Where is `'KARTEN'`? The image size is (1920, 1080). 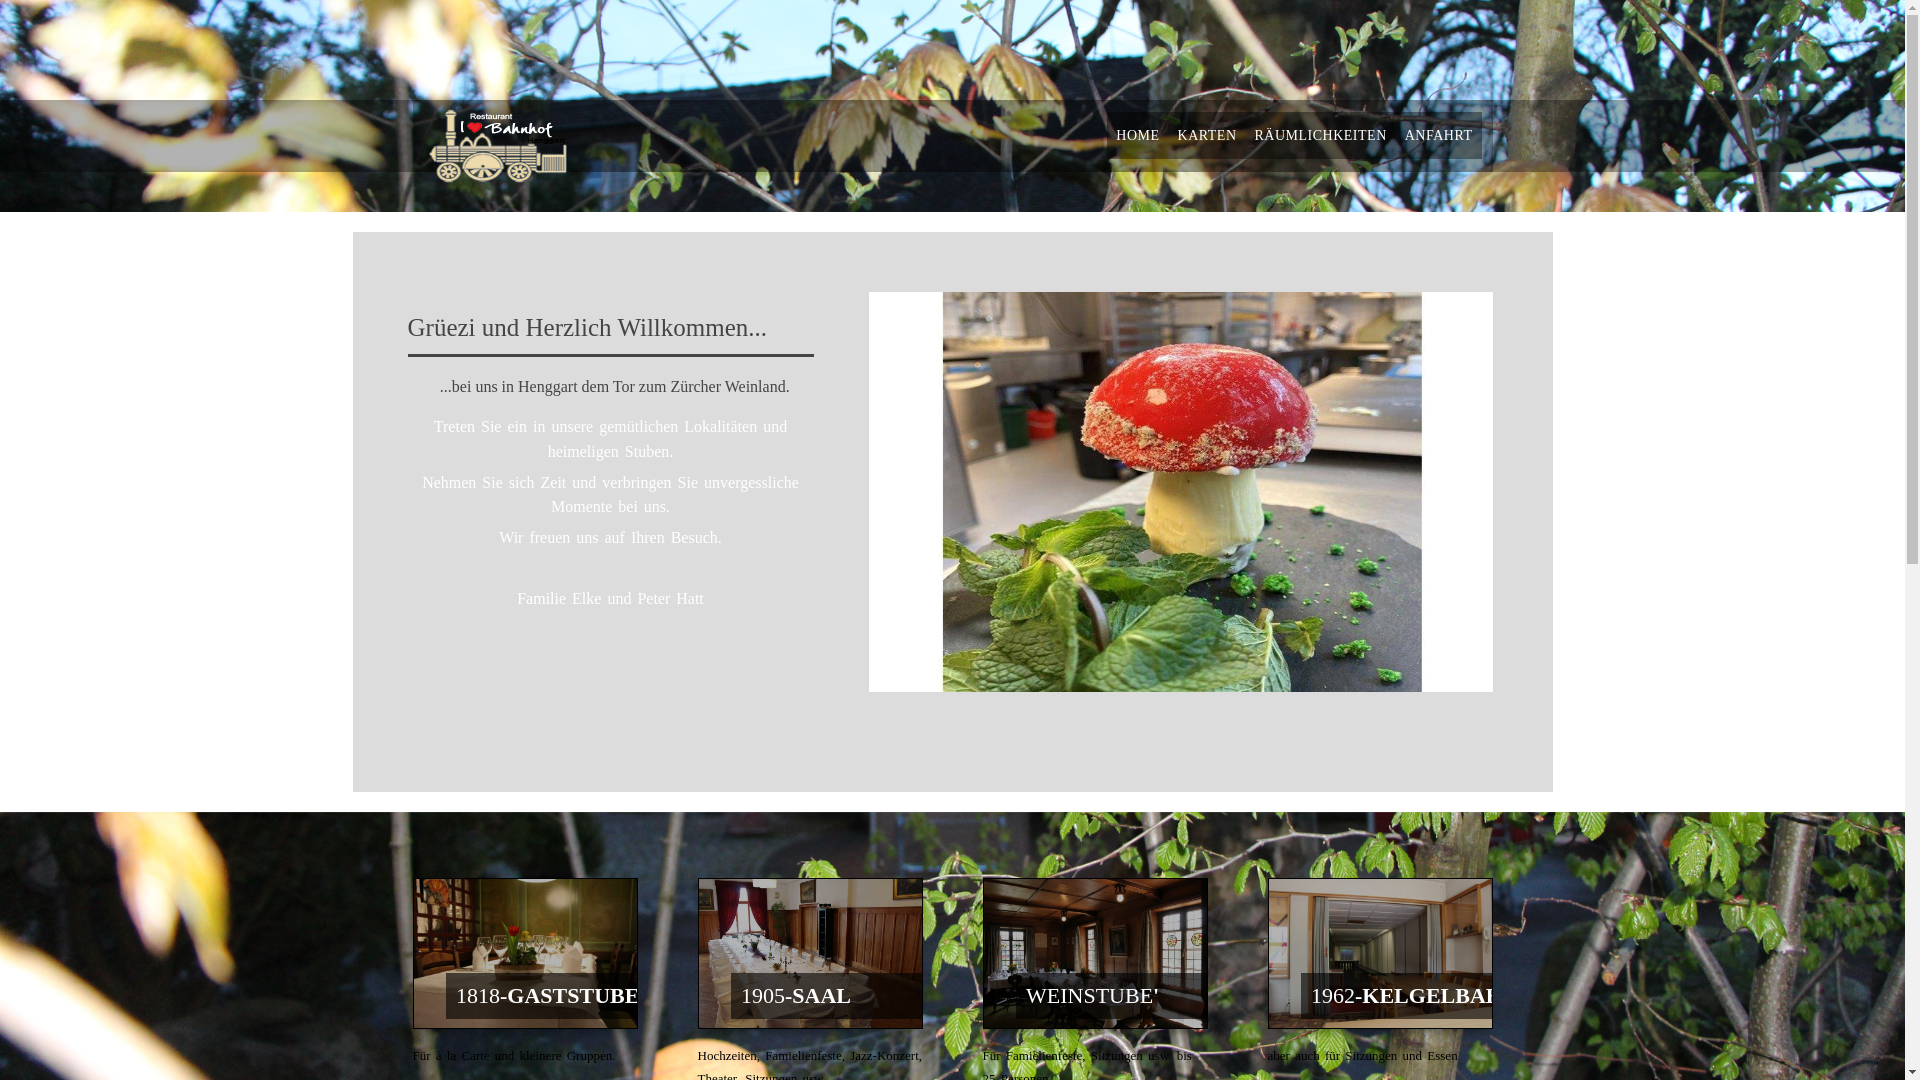
'KARTEN' is located at coordinates (1169, 135).